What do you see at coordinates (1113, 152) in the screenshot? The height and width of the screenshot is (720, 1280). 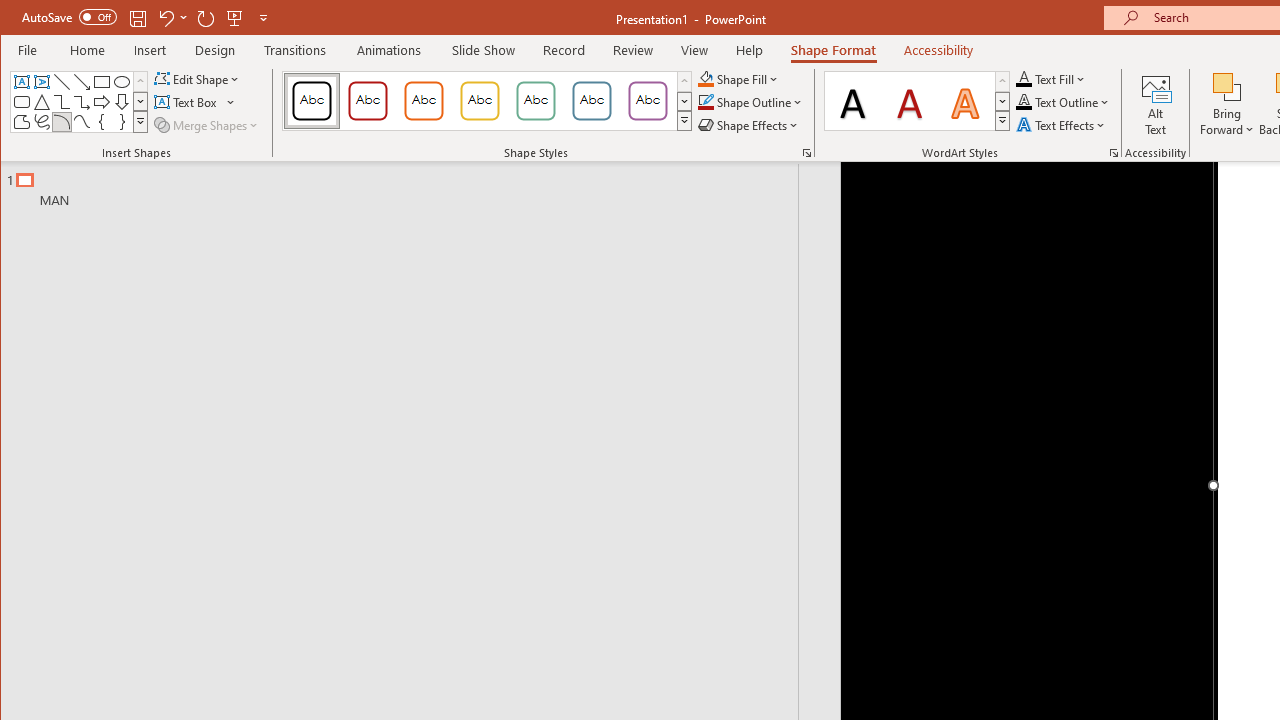 I see `'Format Text Effects...'` at bounding box center [1113, 152].